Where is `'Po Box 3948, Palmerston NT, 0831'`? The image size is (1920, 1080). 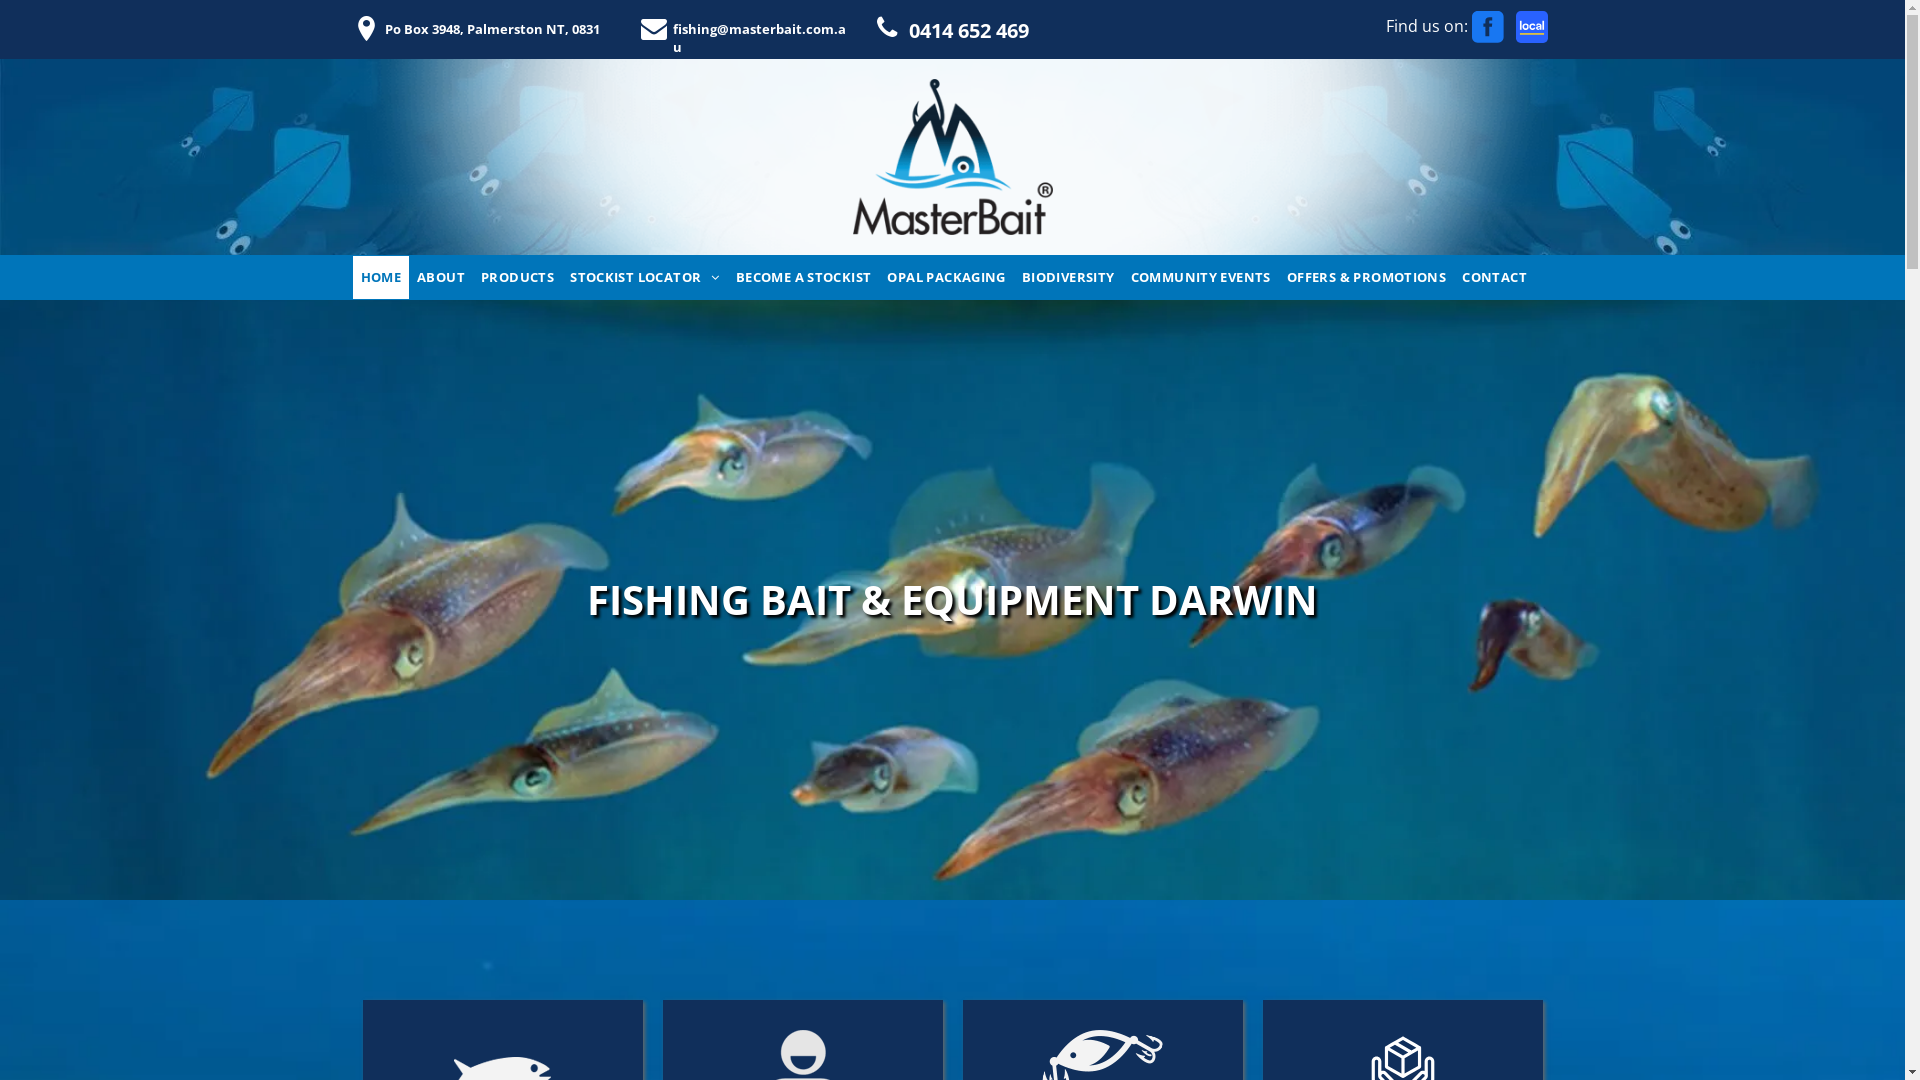 'Po Box 3948, Palmerston NT, 0831' is located at coordinates (487, 29).